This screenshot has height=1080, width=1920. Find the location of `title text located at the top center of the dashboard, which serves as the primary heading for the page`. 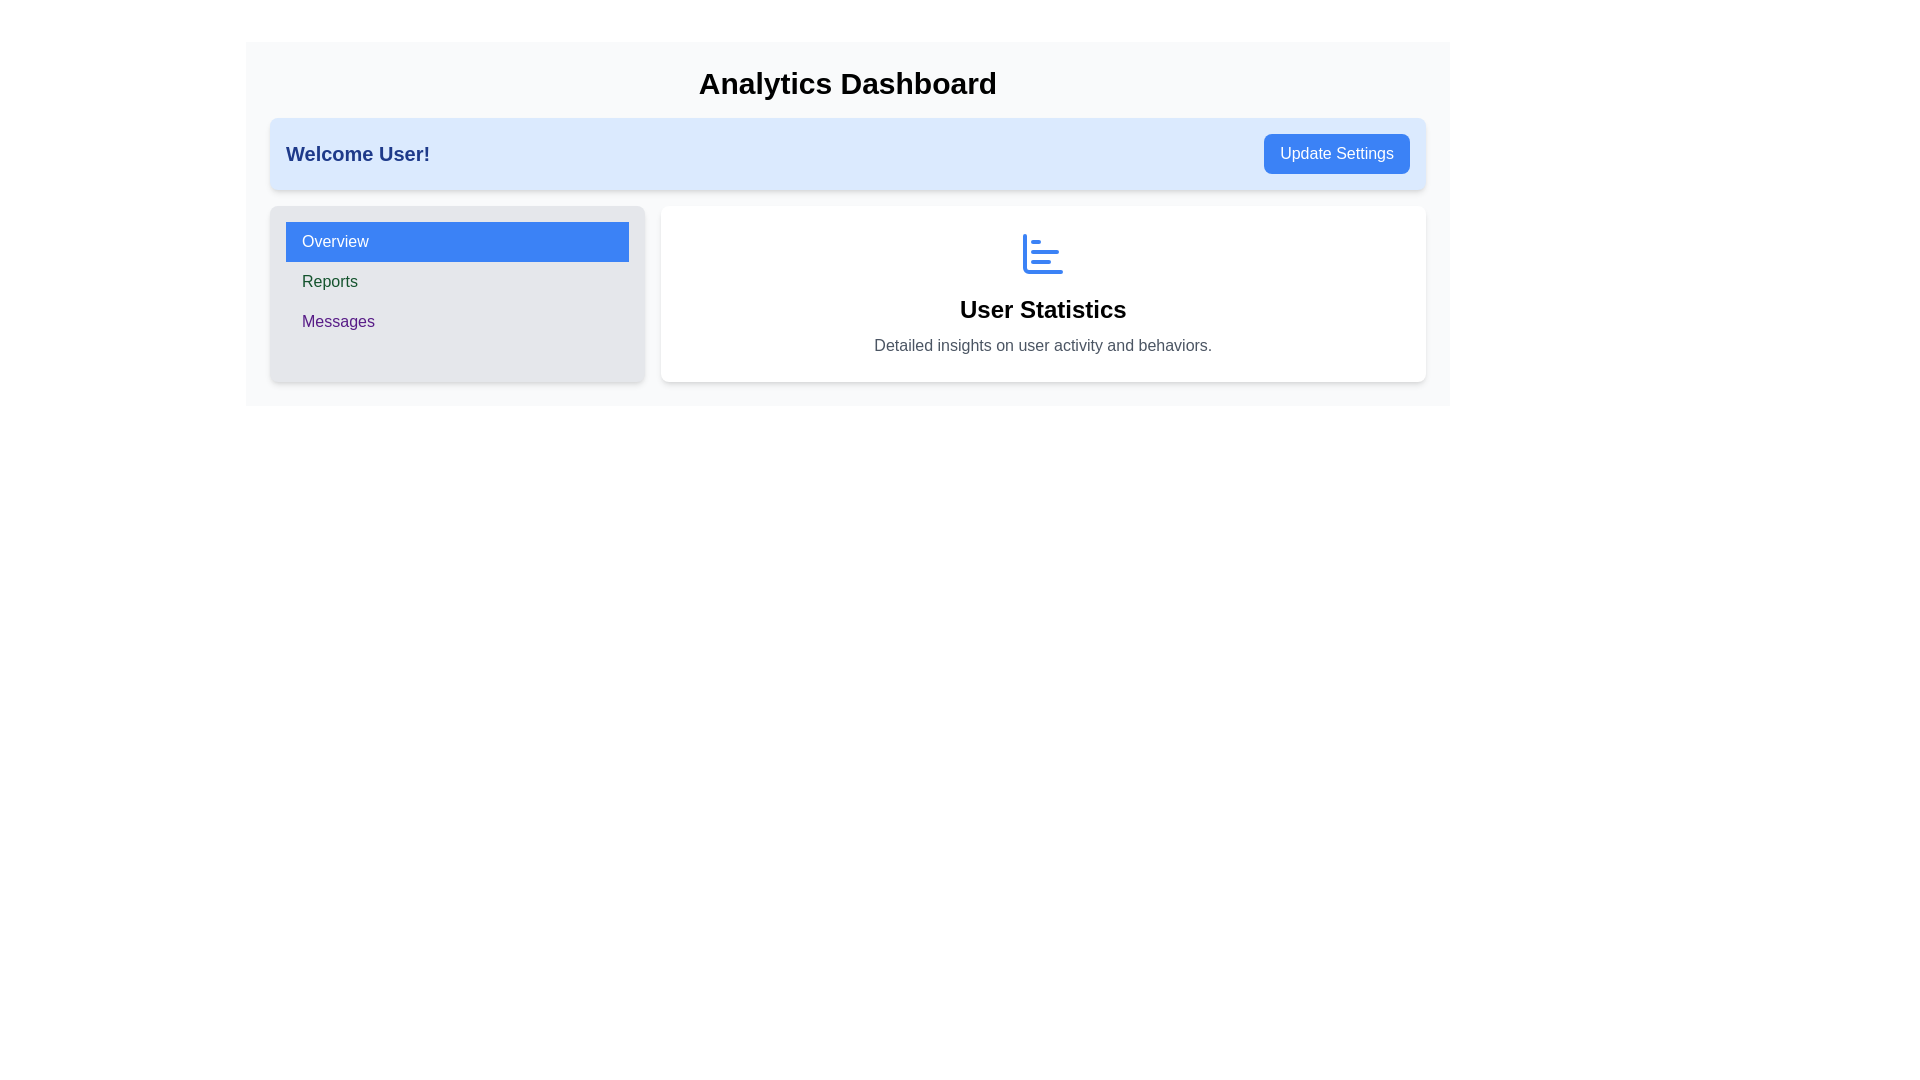

title text located at the top center of the dashboard, which serves as the primary heading for the page is located at coordinates (848, 83).